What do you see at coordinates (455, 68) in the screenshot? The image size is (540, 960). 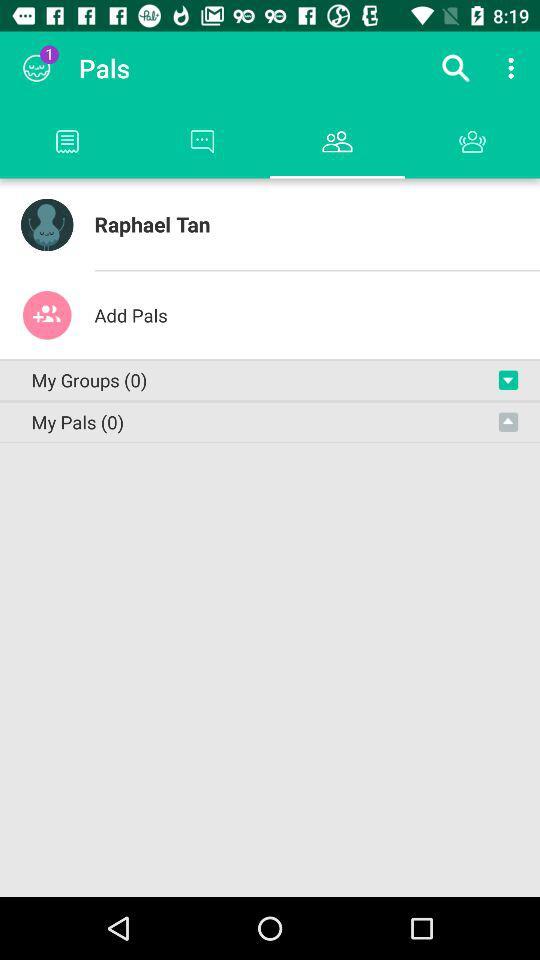 I see `the icon next to pals app` at bounding box center [455, 68].